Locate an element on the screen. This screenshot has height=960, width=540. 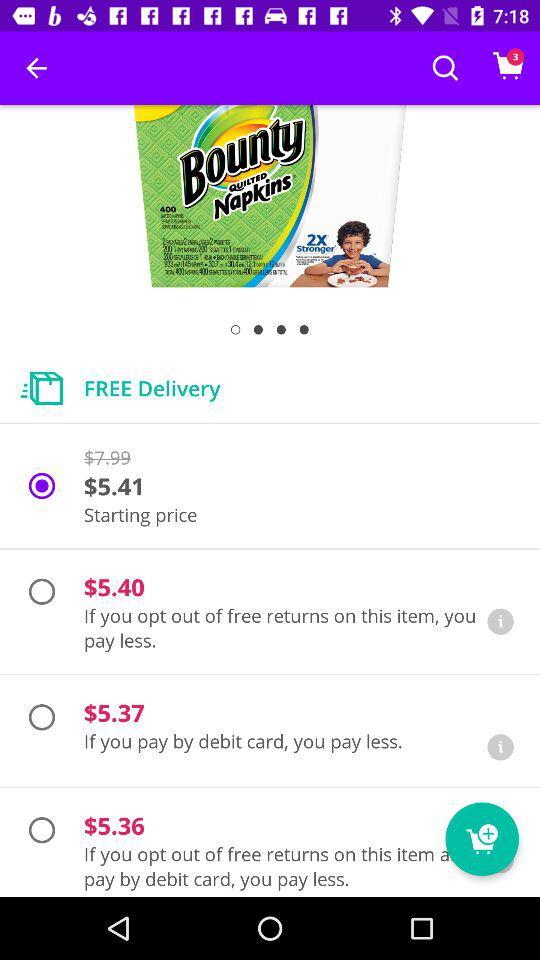
the info icon is located at coordinates (499, 746).